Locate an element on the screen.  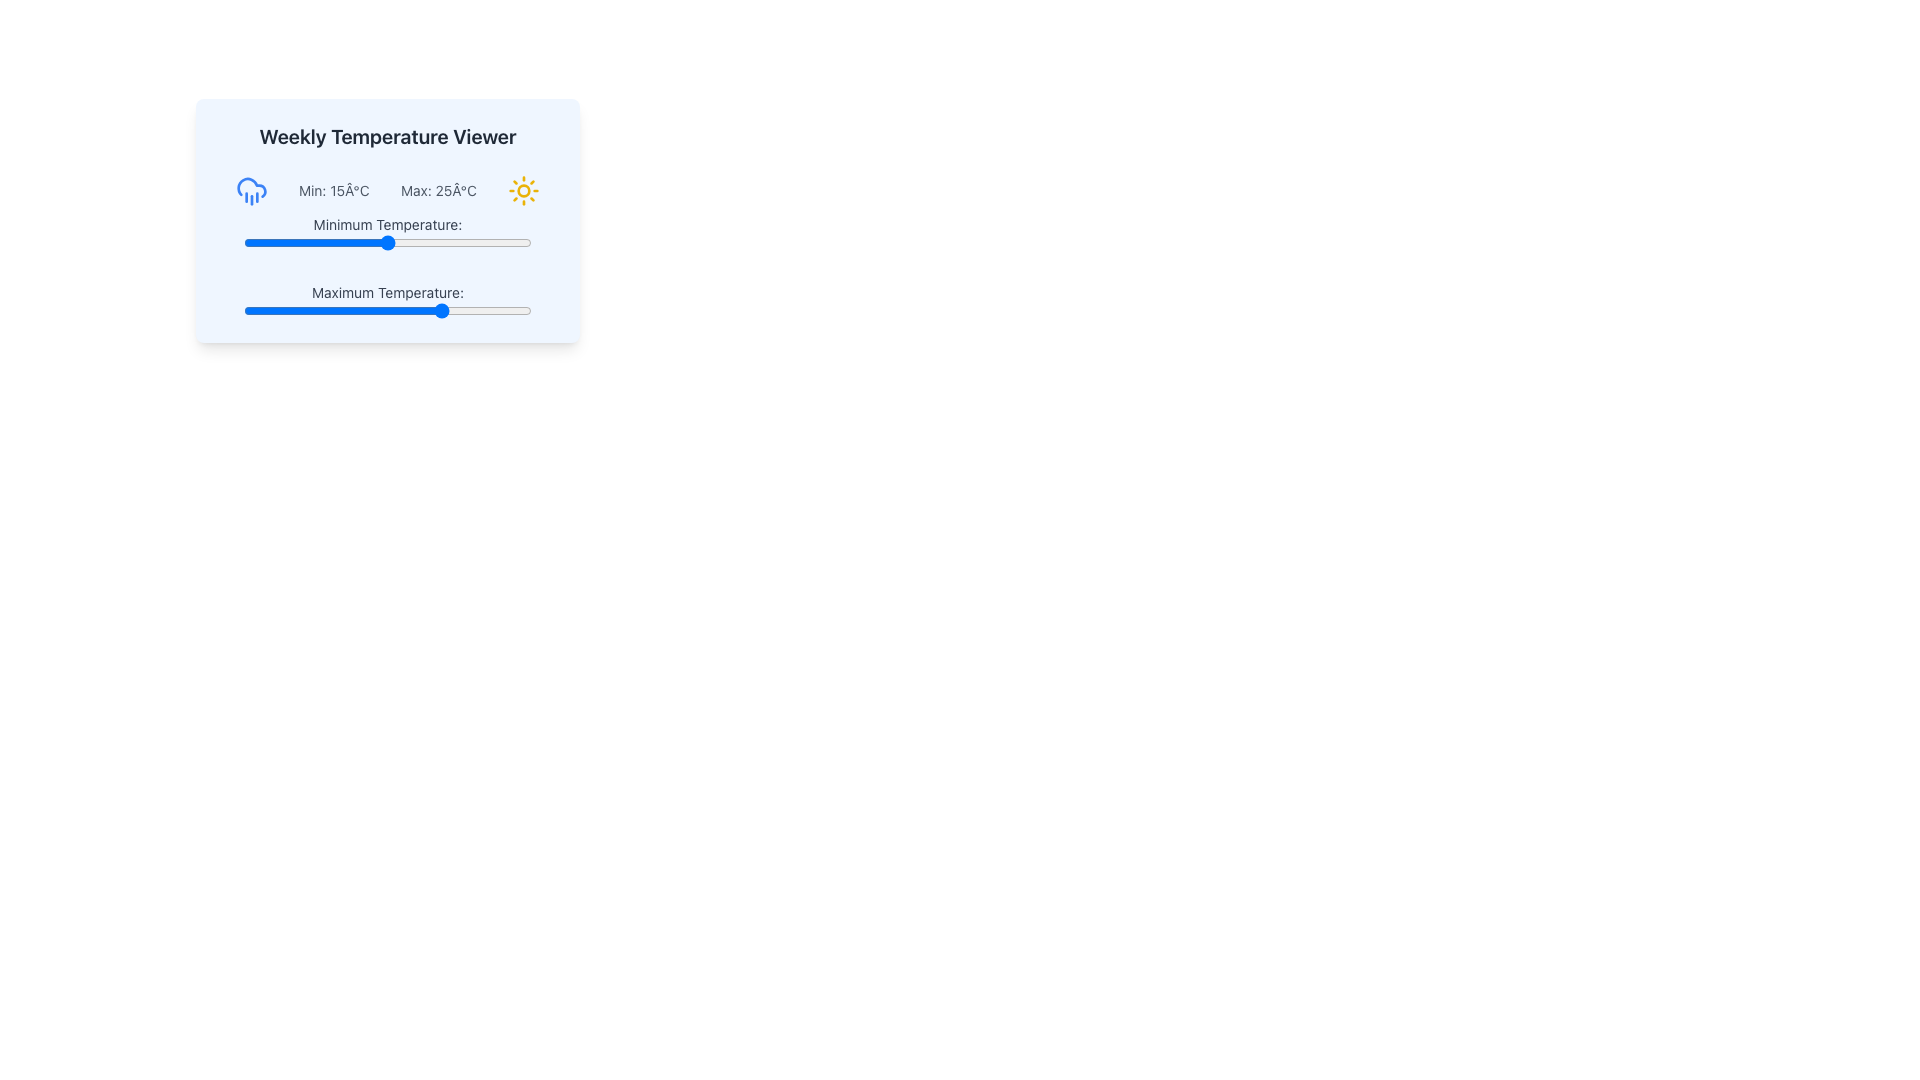
the minimum temperature is located at coordinates (461, 242).